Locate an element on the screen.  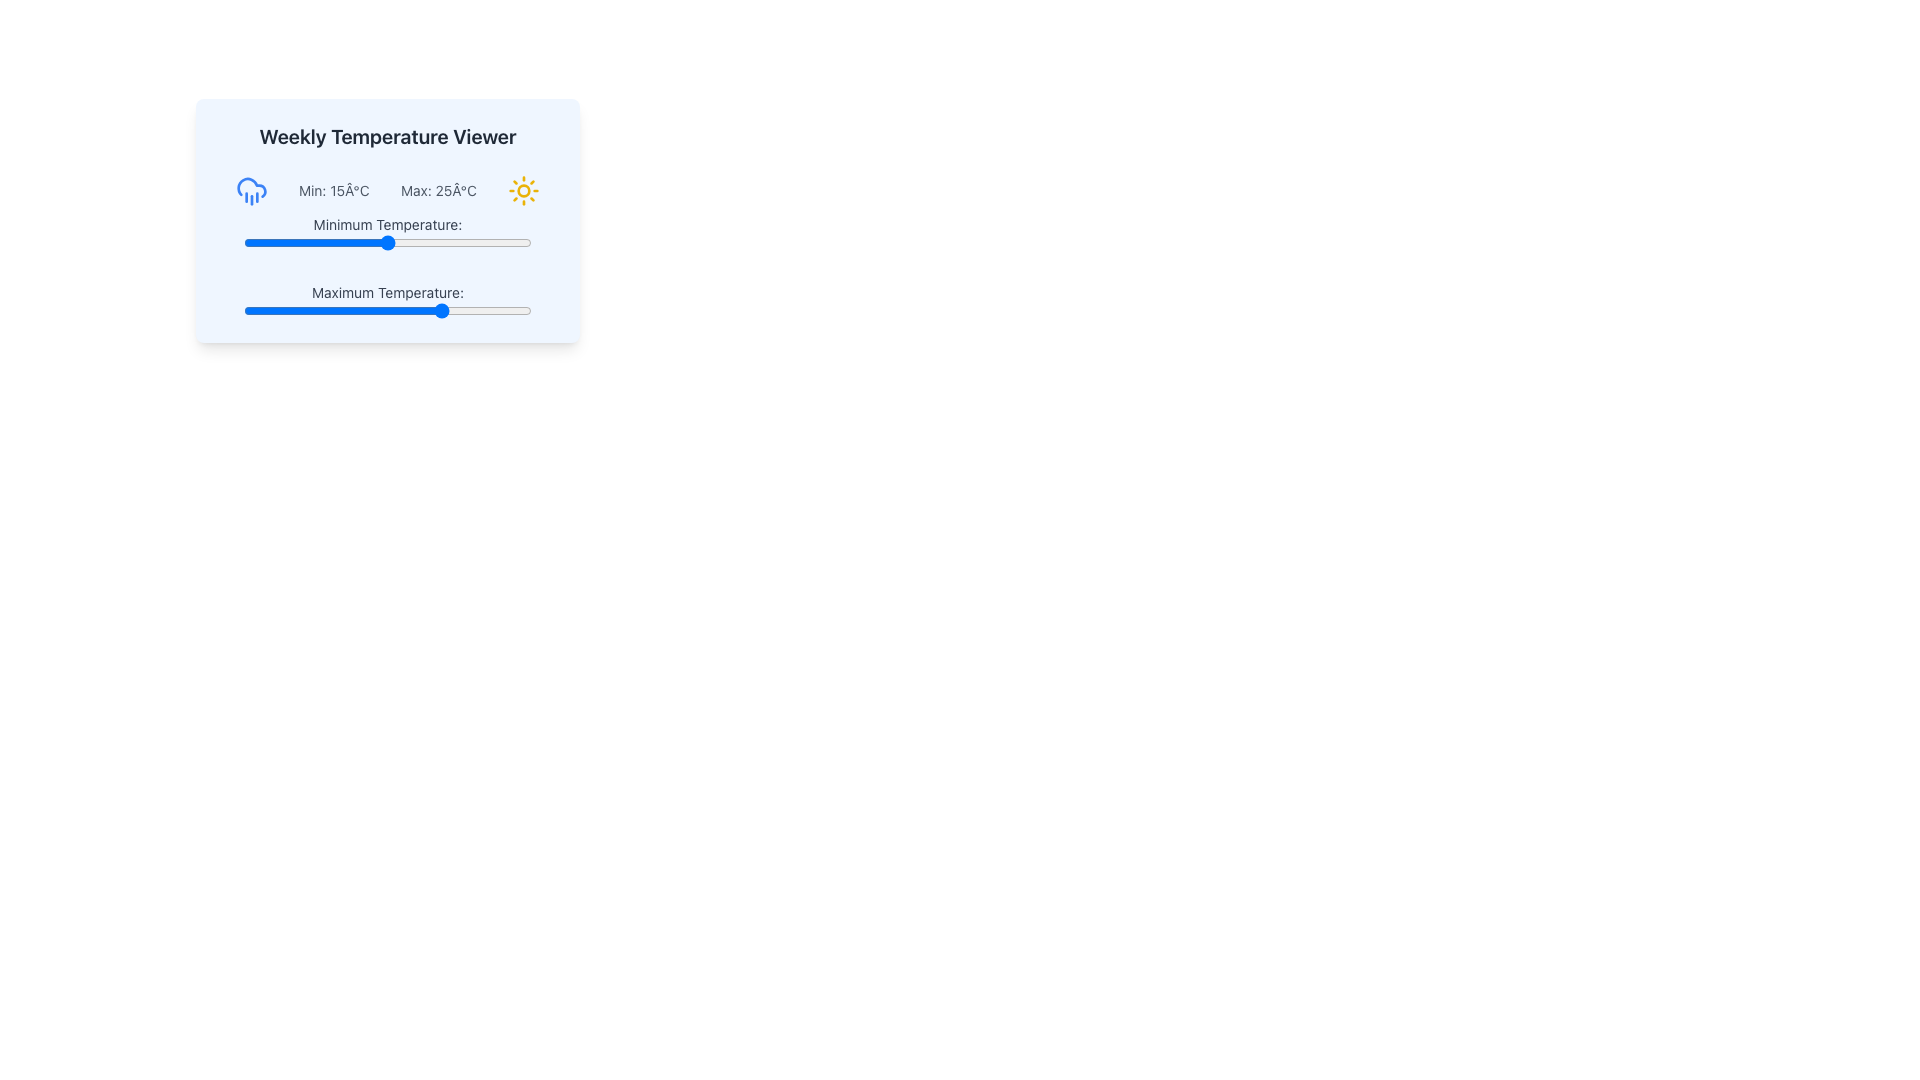
the minimum temperature is located at coordinates (461, 242).